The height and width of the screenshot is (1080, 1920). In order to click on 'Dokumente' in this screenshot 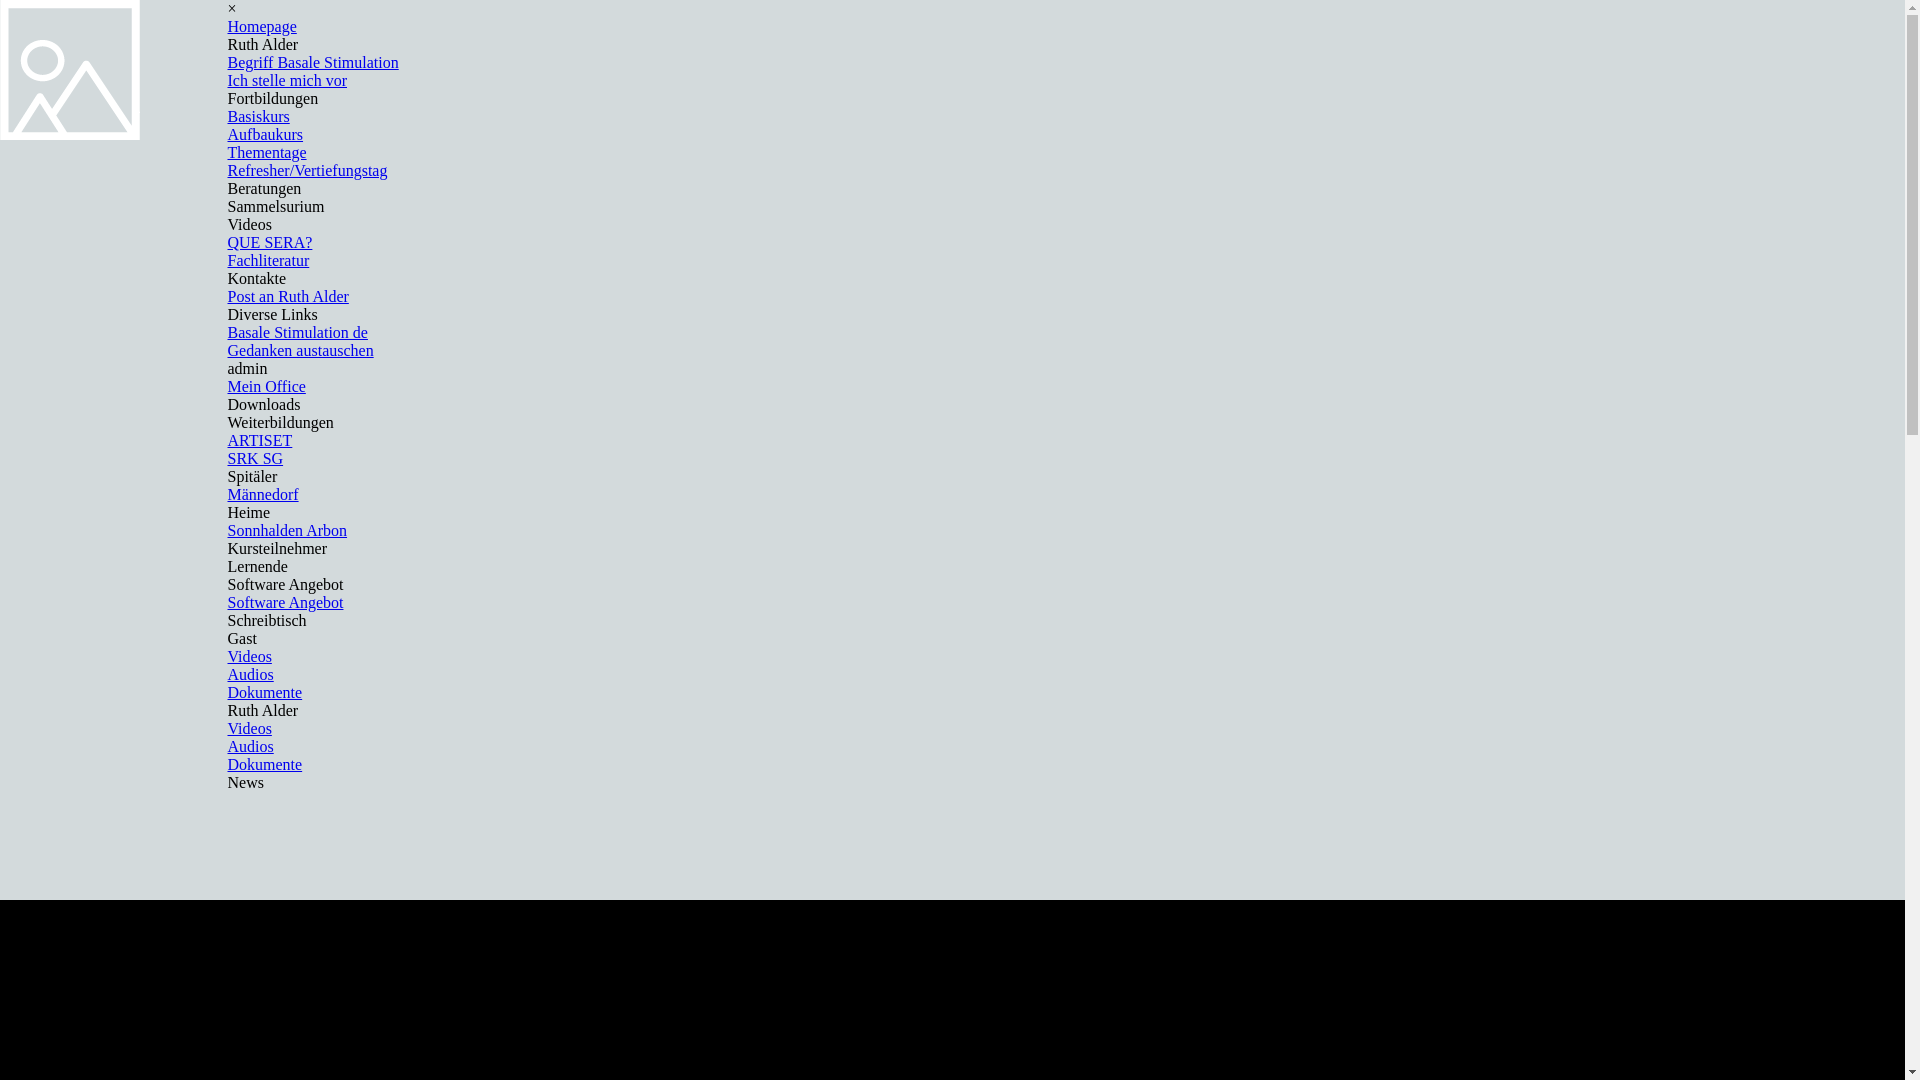, I will do `click(264, 764)`.